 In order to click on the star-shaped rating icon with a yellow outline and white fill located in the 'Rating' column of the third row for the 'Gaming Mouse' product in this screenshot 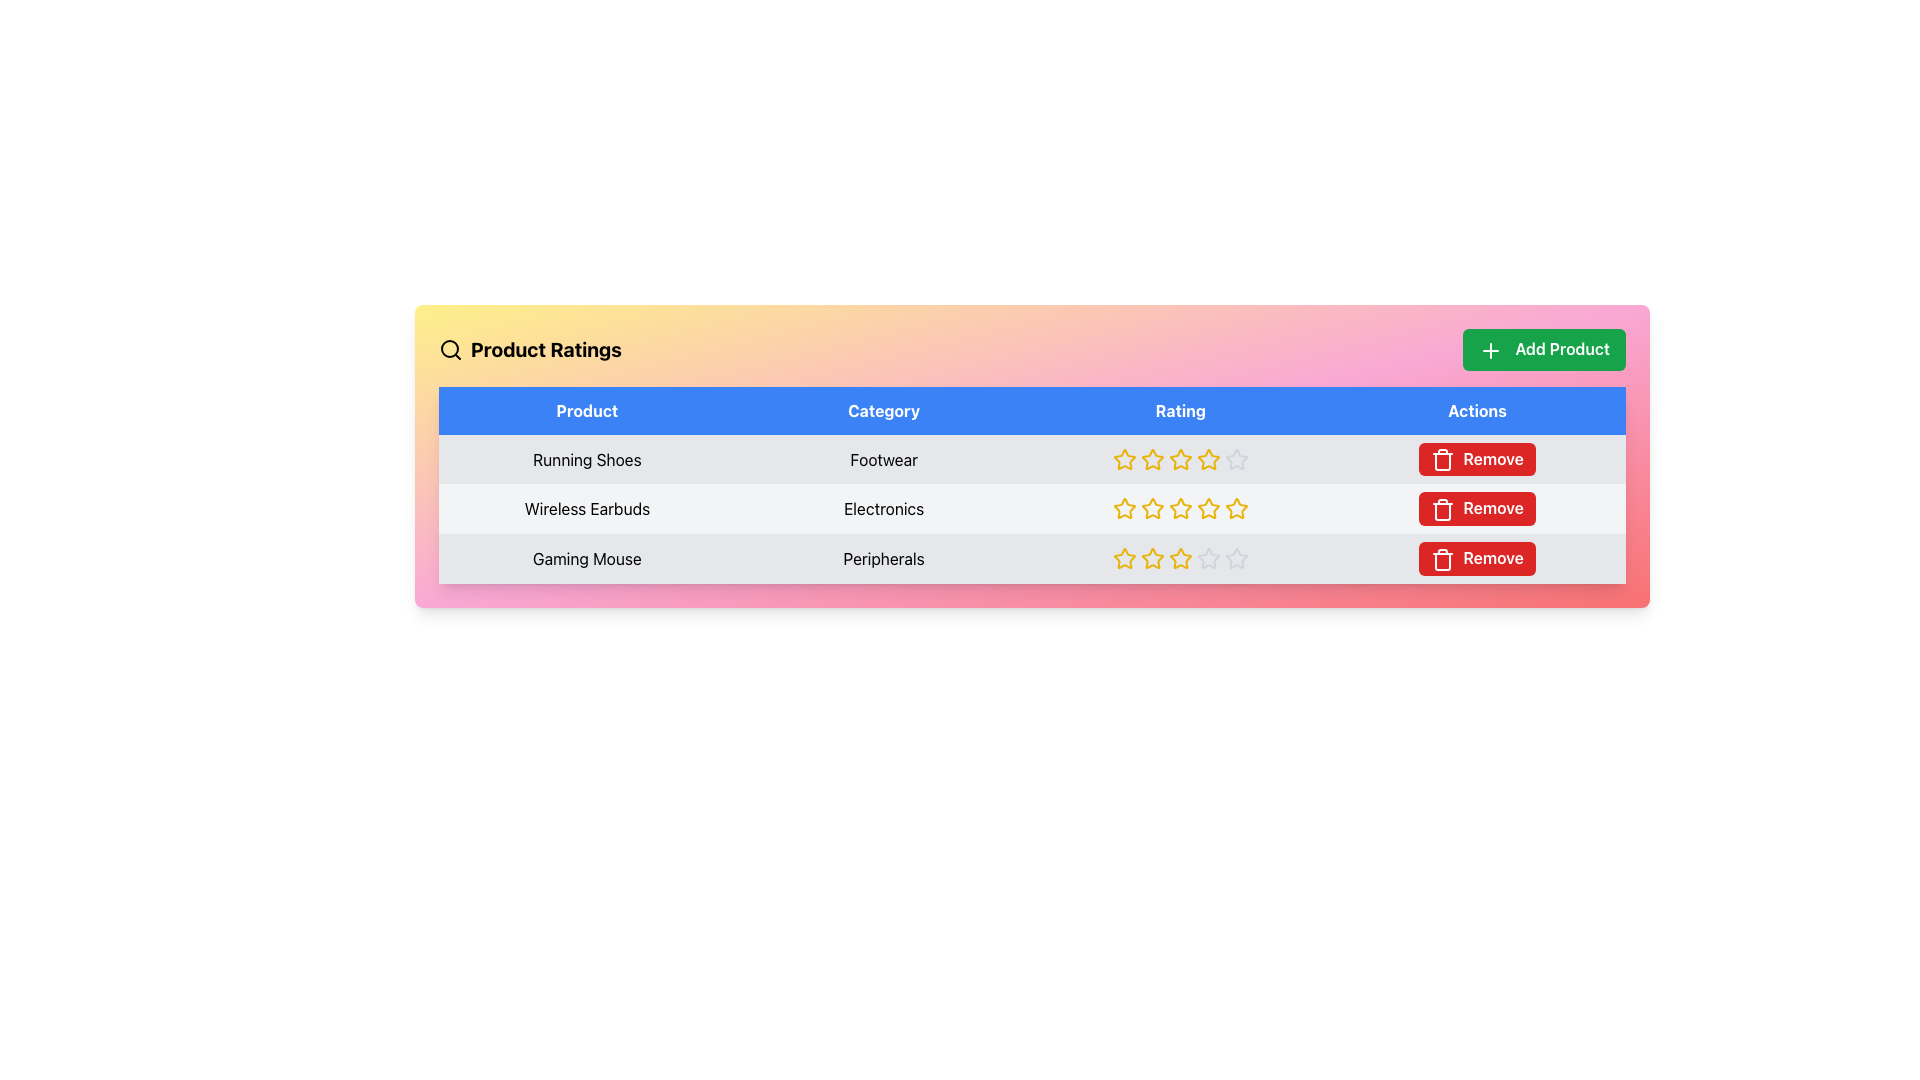, I will do `click(1152, 558)`.